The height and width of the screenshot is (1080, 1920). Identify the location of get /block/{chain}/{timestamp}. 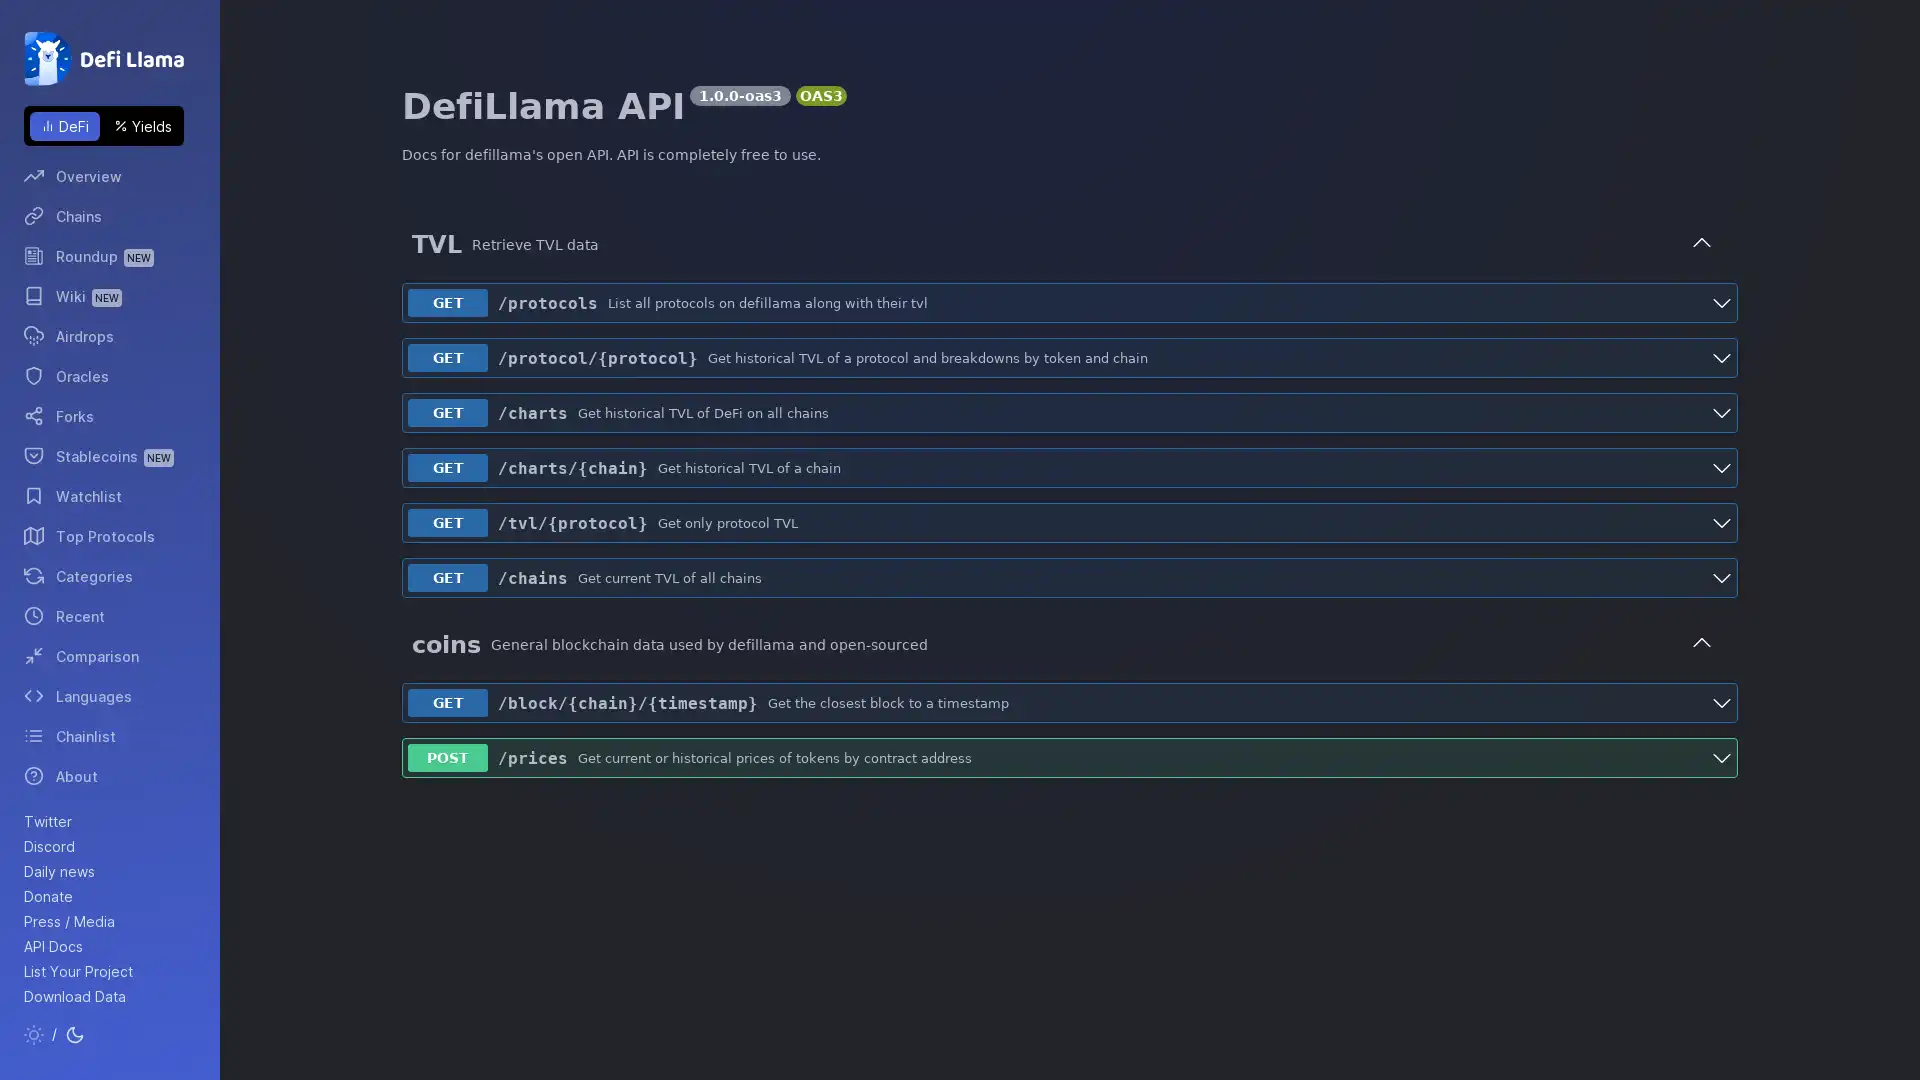
(1069, 701).